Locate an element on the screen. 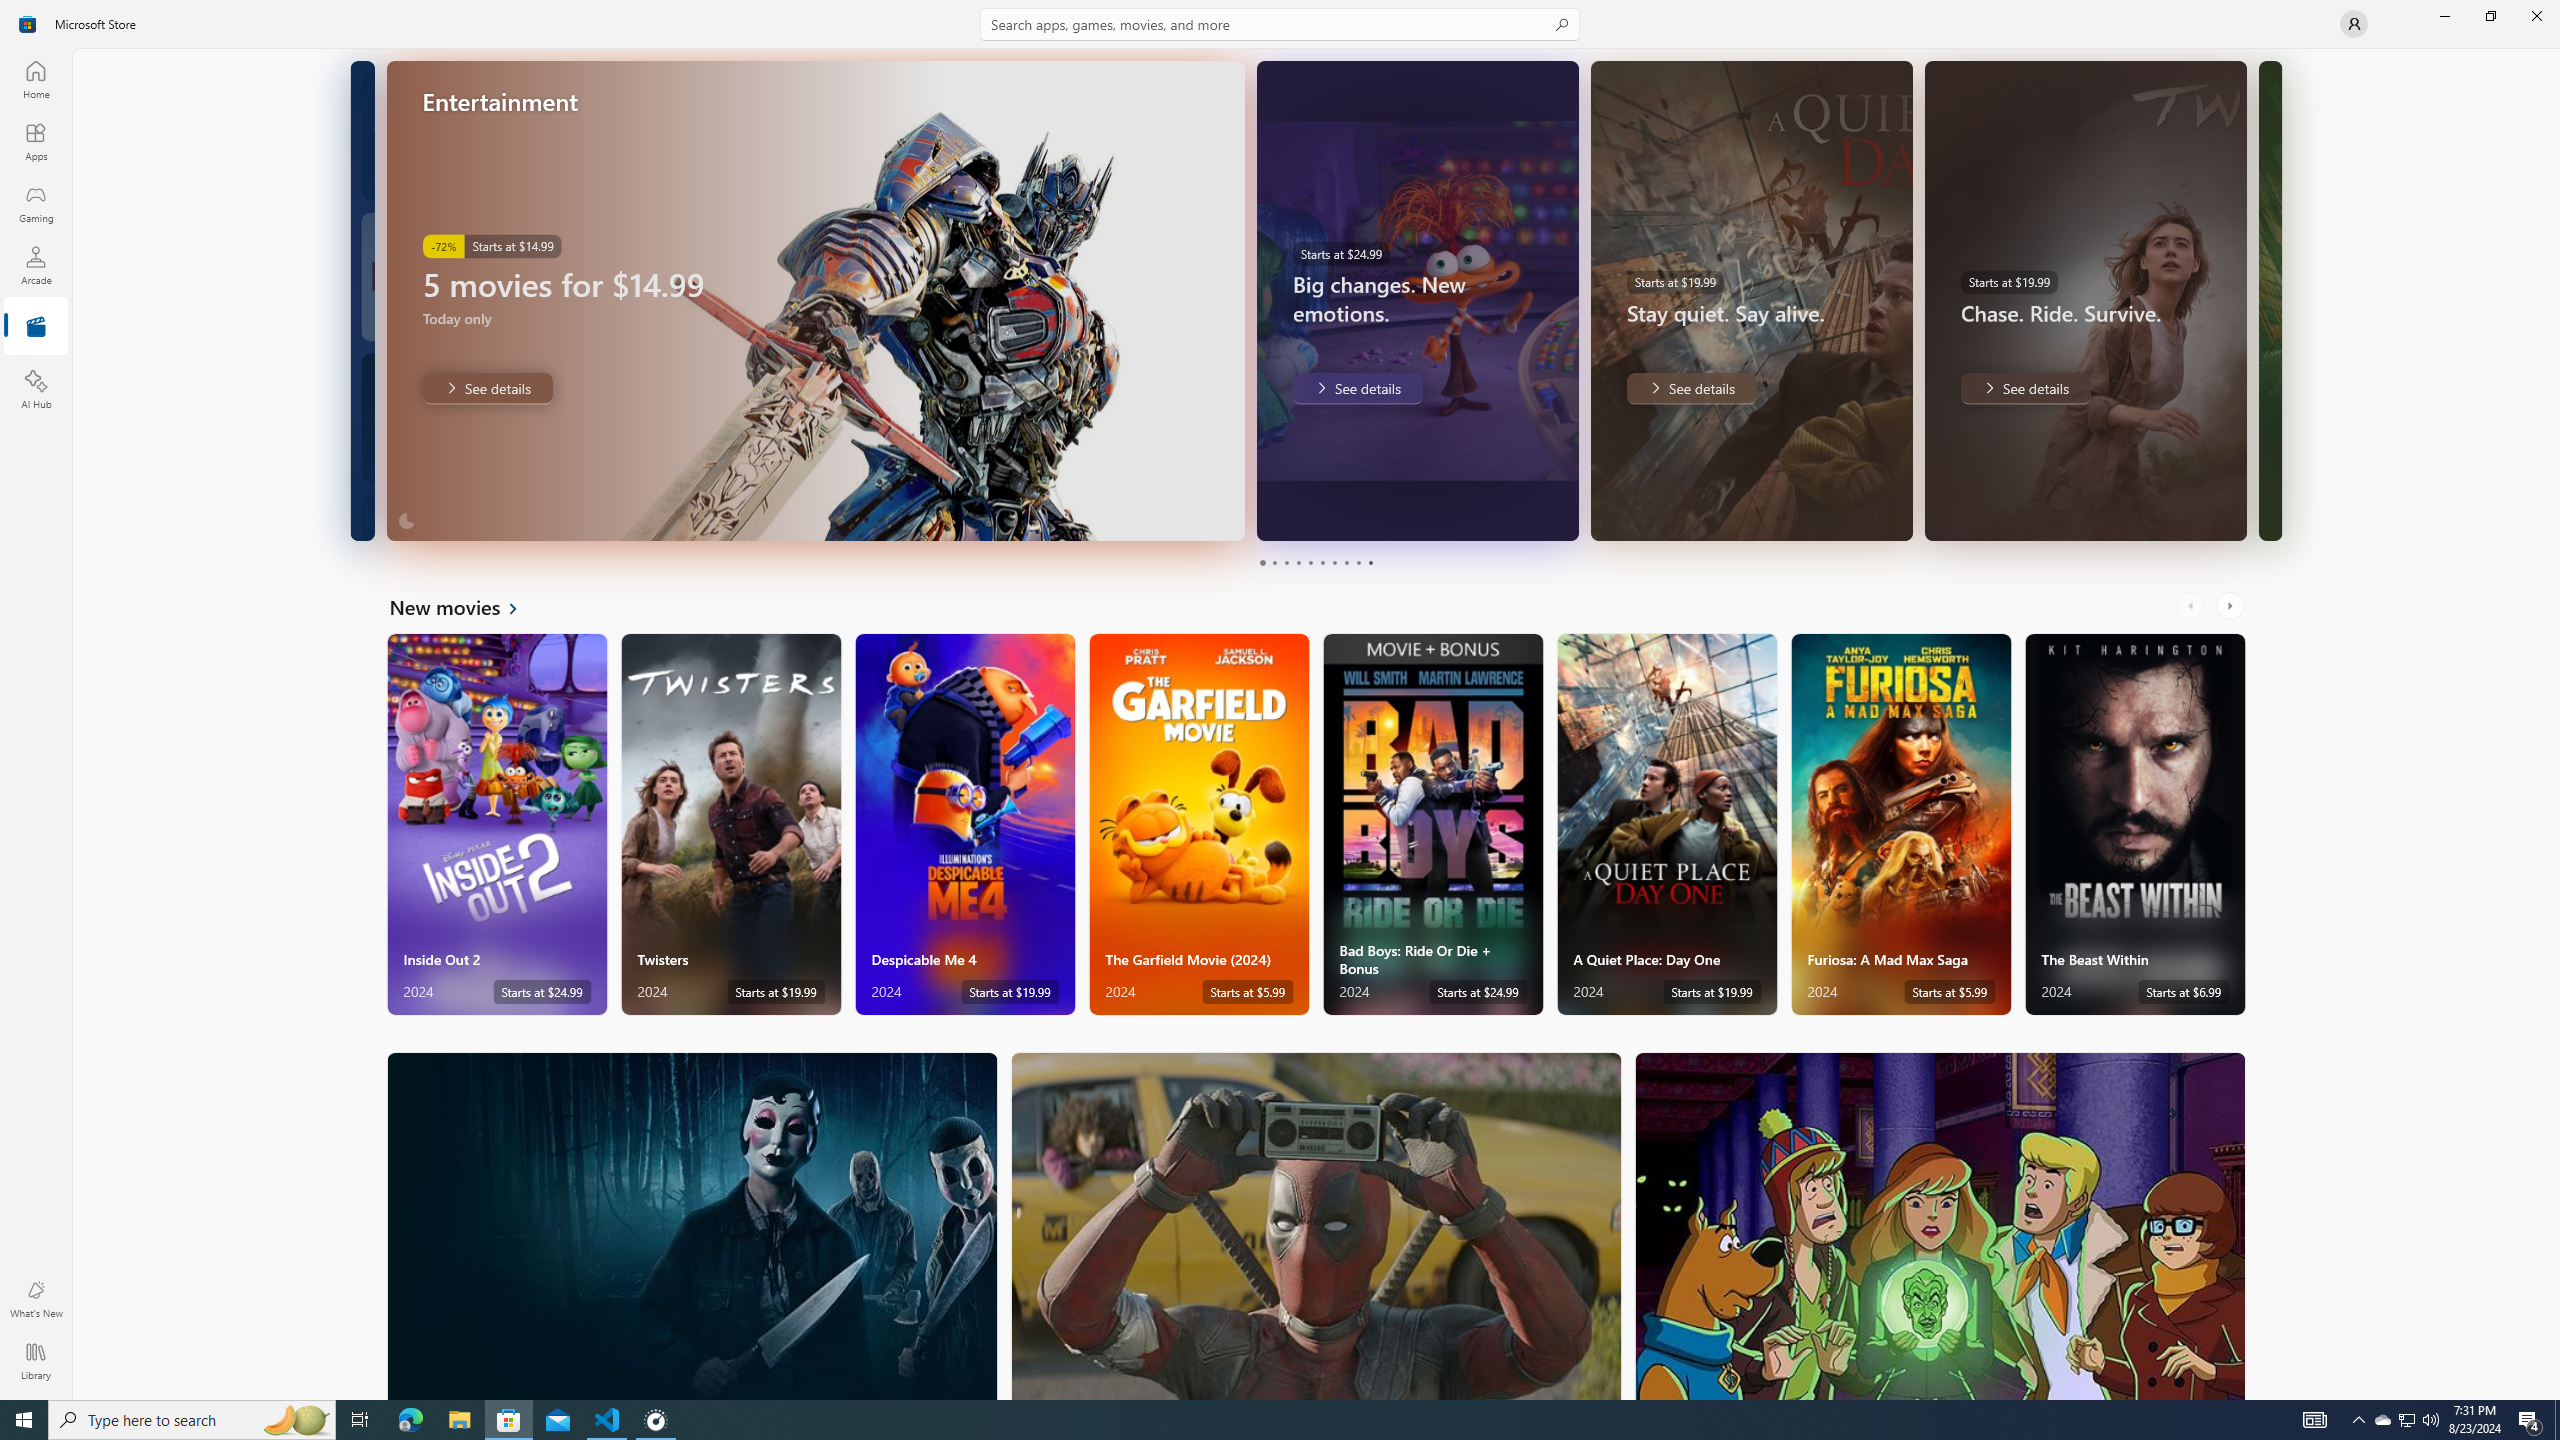 Image resolution: width=2560 pixels, height=1440 pixels. 'Page 2' is located at coordinates (1272, 562).